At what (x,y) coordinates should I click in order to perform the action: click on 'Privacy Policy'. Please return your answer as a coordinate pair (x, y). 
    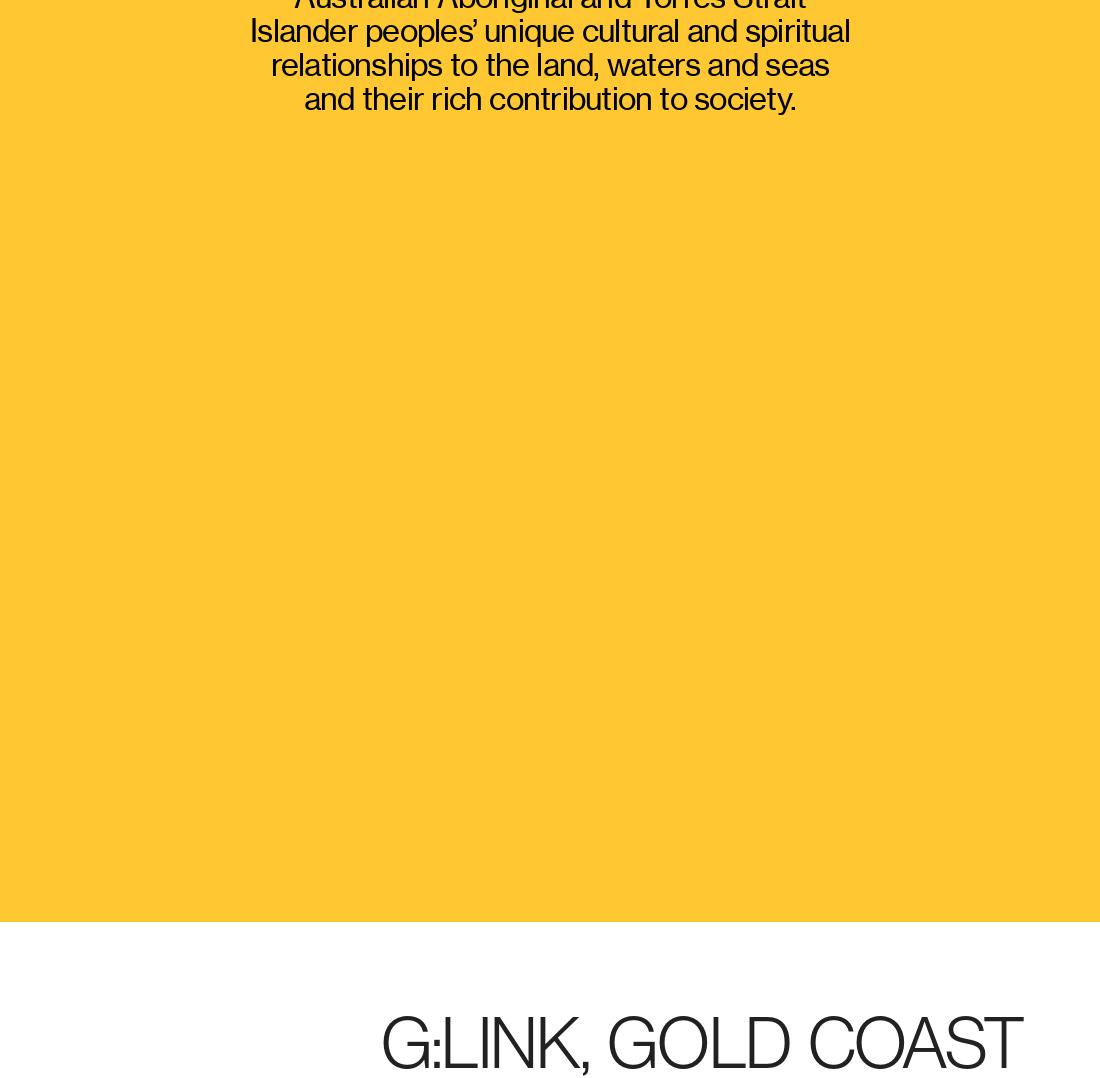
    Looking at the image, I should click on (570, 890).